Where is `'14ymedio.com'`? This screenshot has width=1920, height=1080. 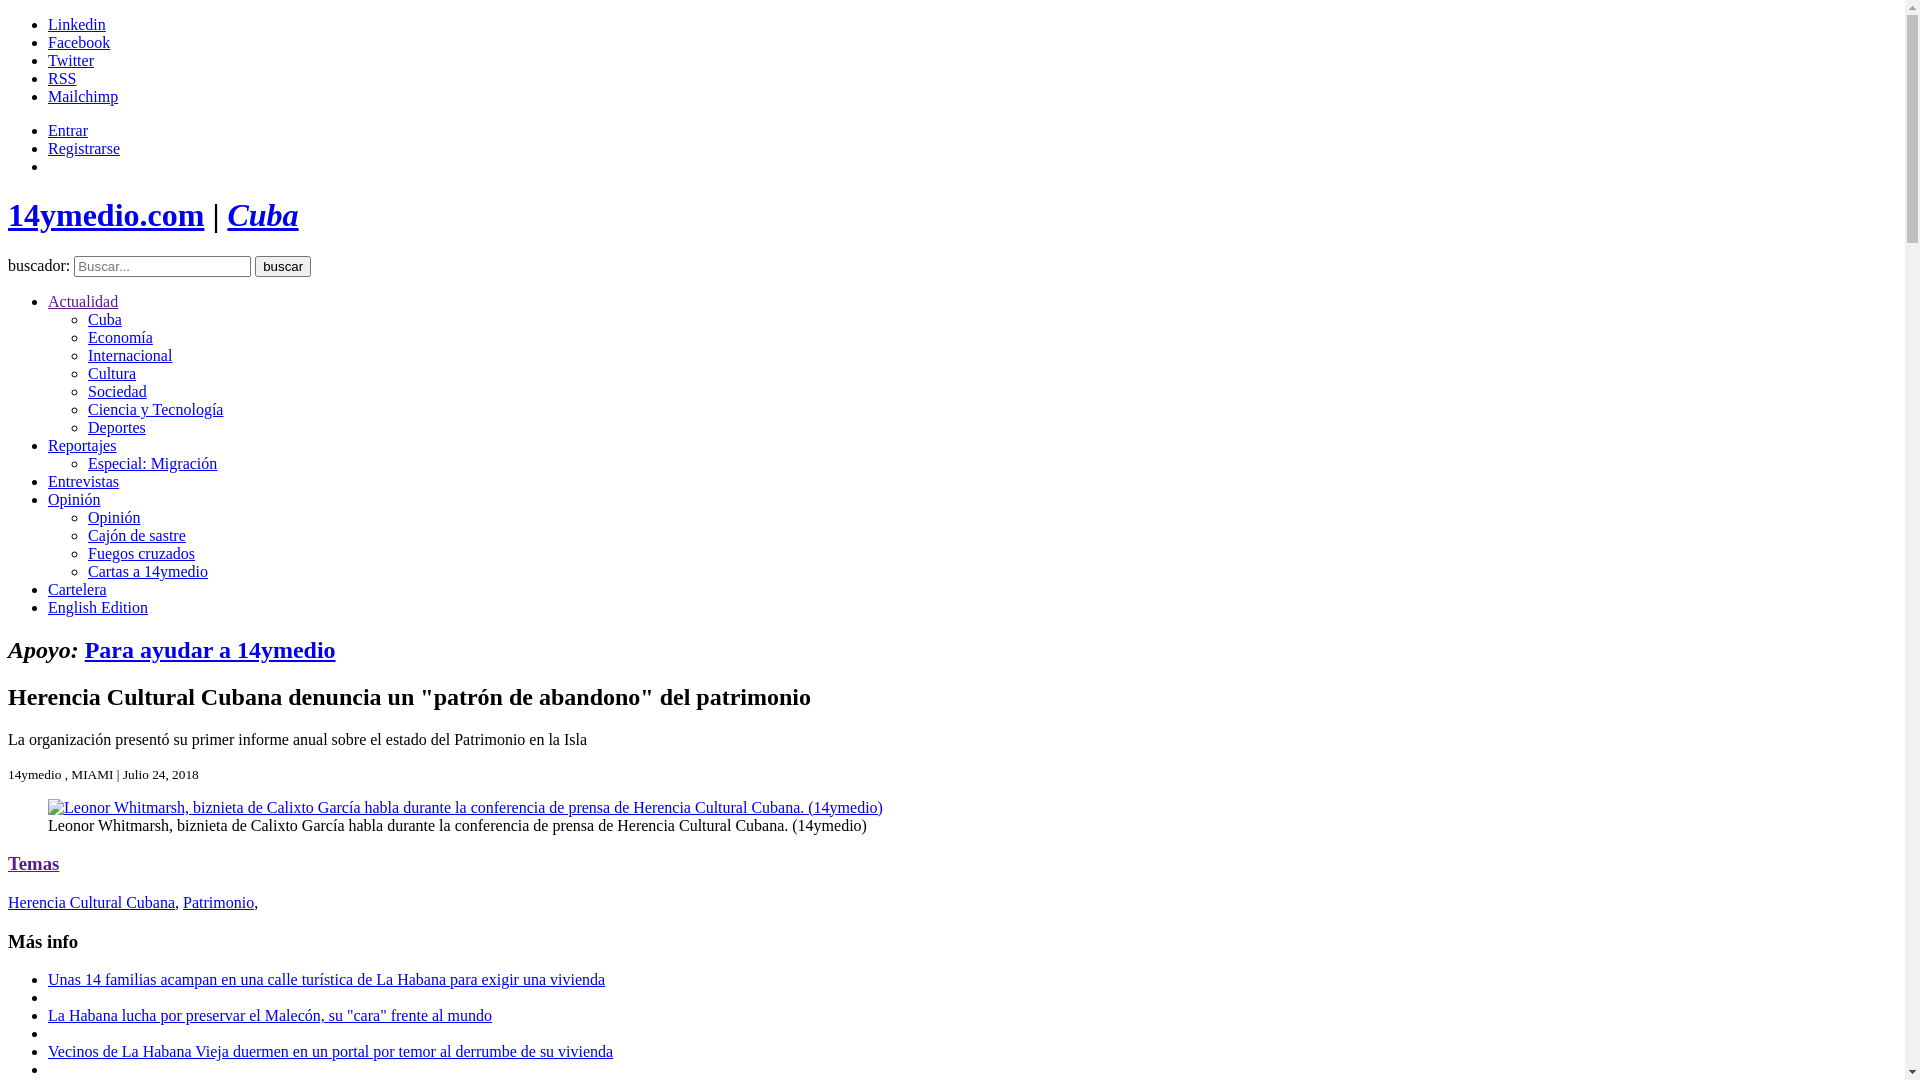
'14ymedio.com' is located at coordinates (104, 215).